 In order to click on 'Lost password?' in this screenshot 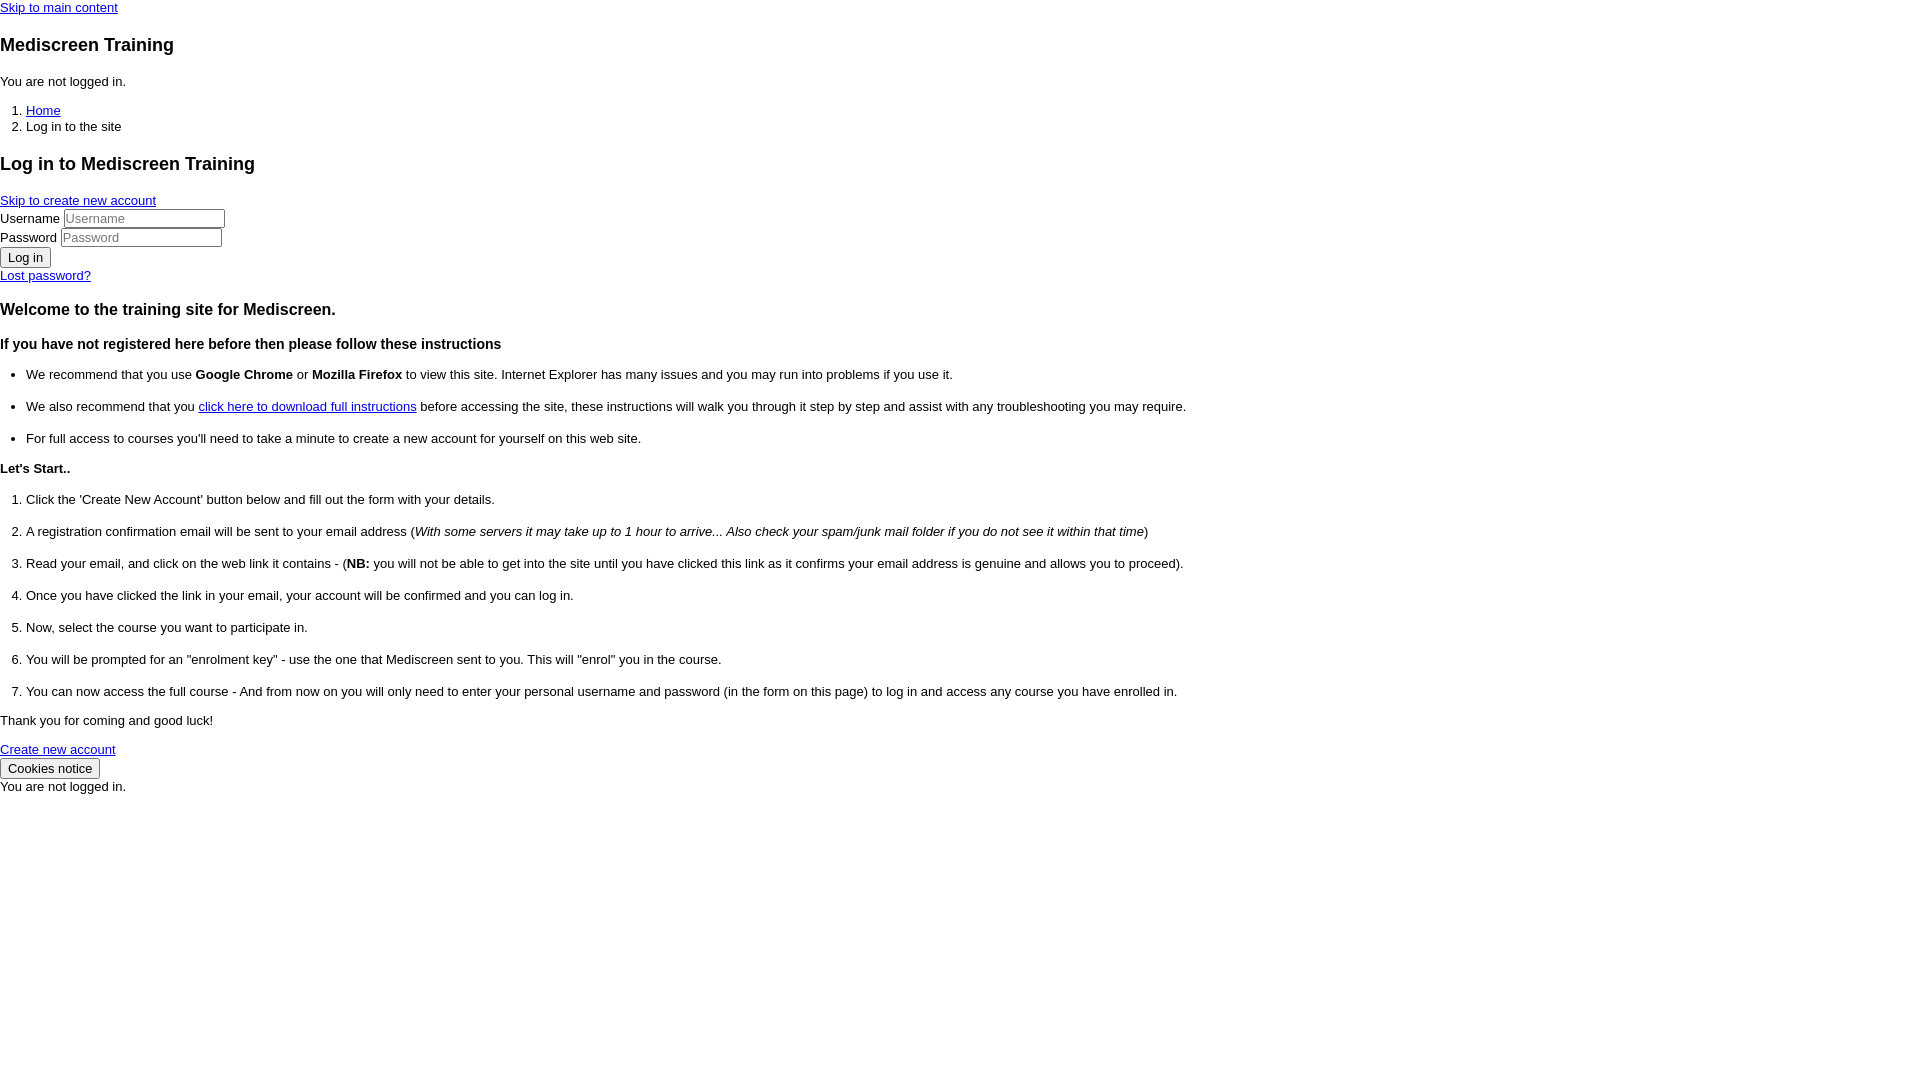, I will do `click(45, 275)`.